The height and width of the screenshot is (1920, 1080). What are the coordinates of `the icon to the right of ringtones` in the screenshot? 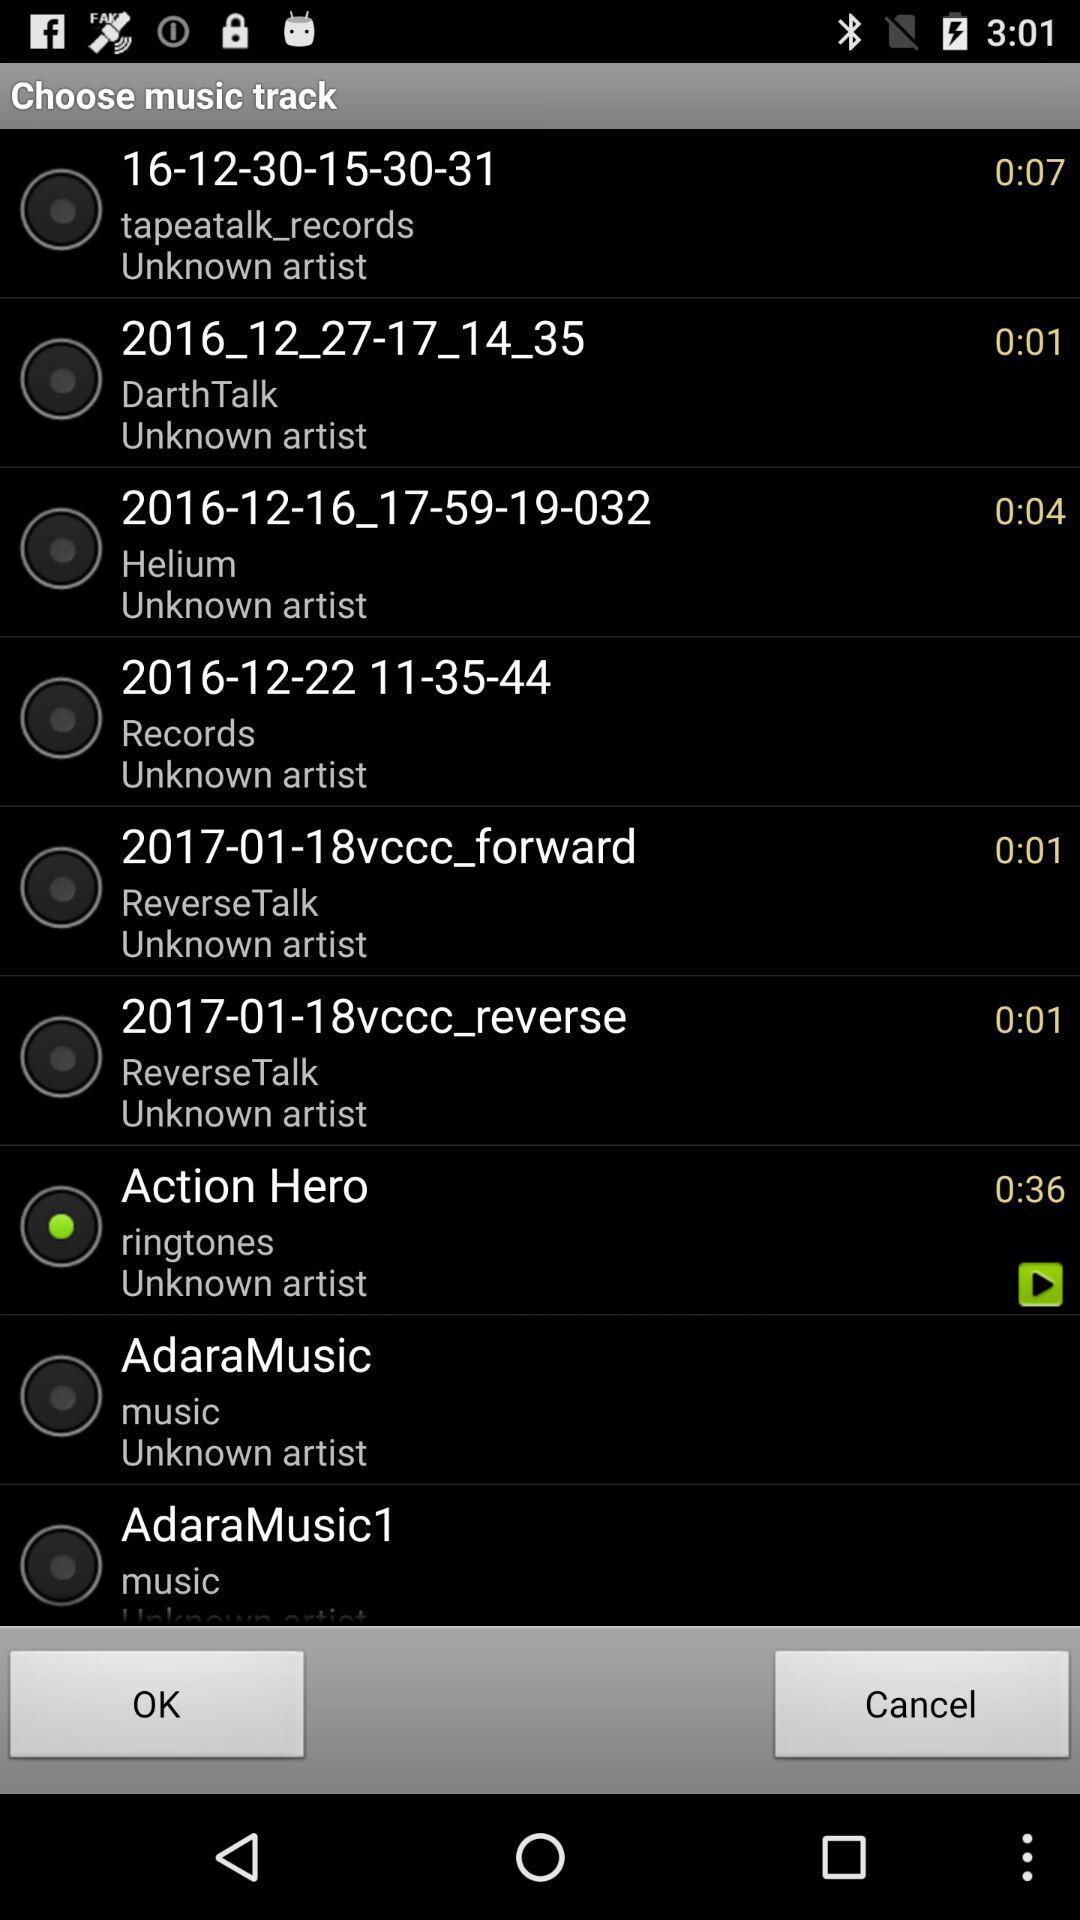 It's located at (1039, 1284).